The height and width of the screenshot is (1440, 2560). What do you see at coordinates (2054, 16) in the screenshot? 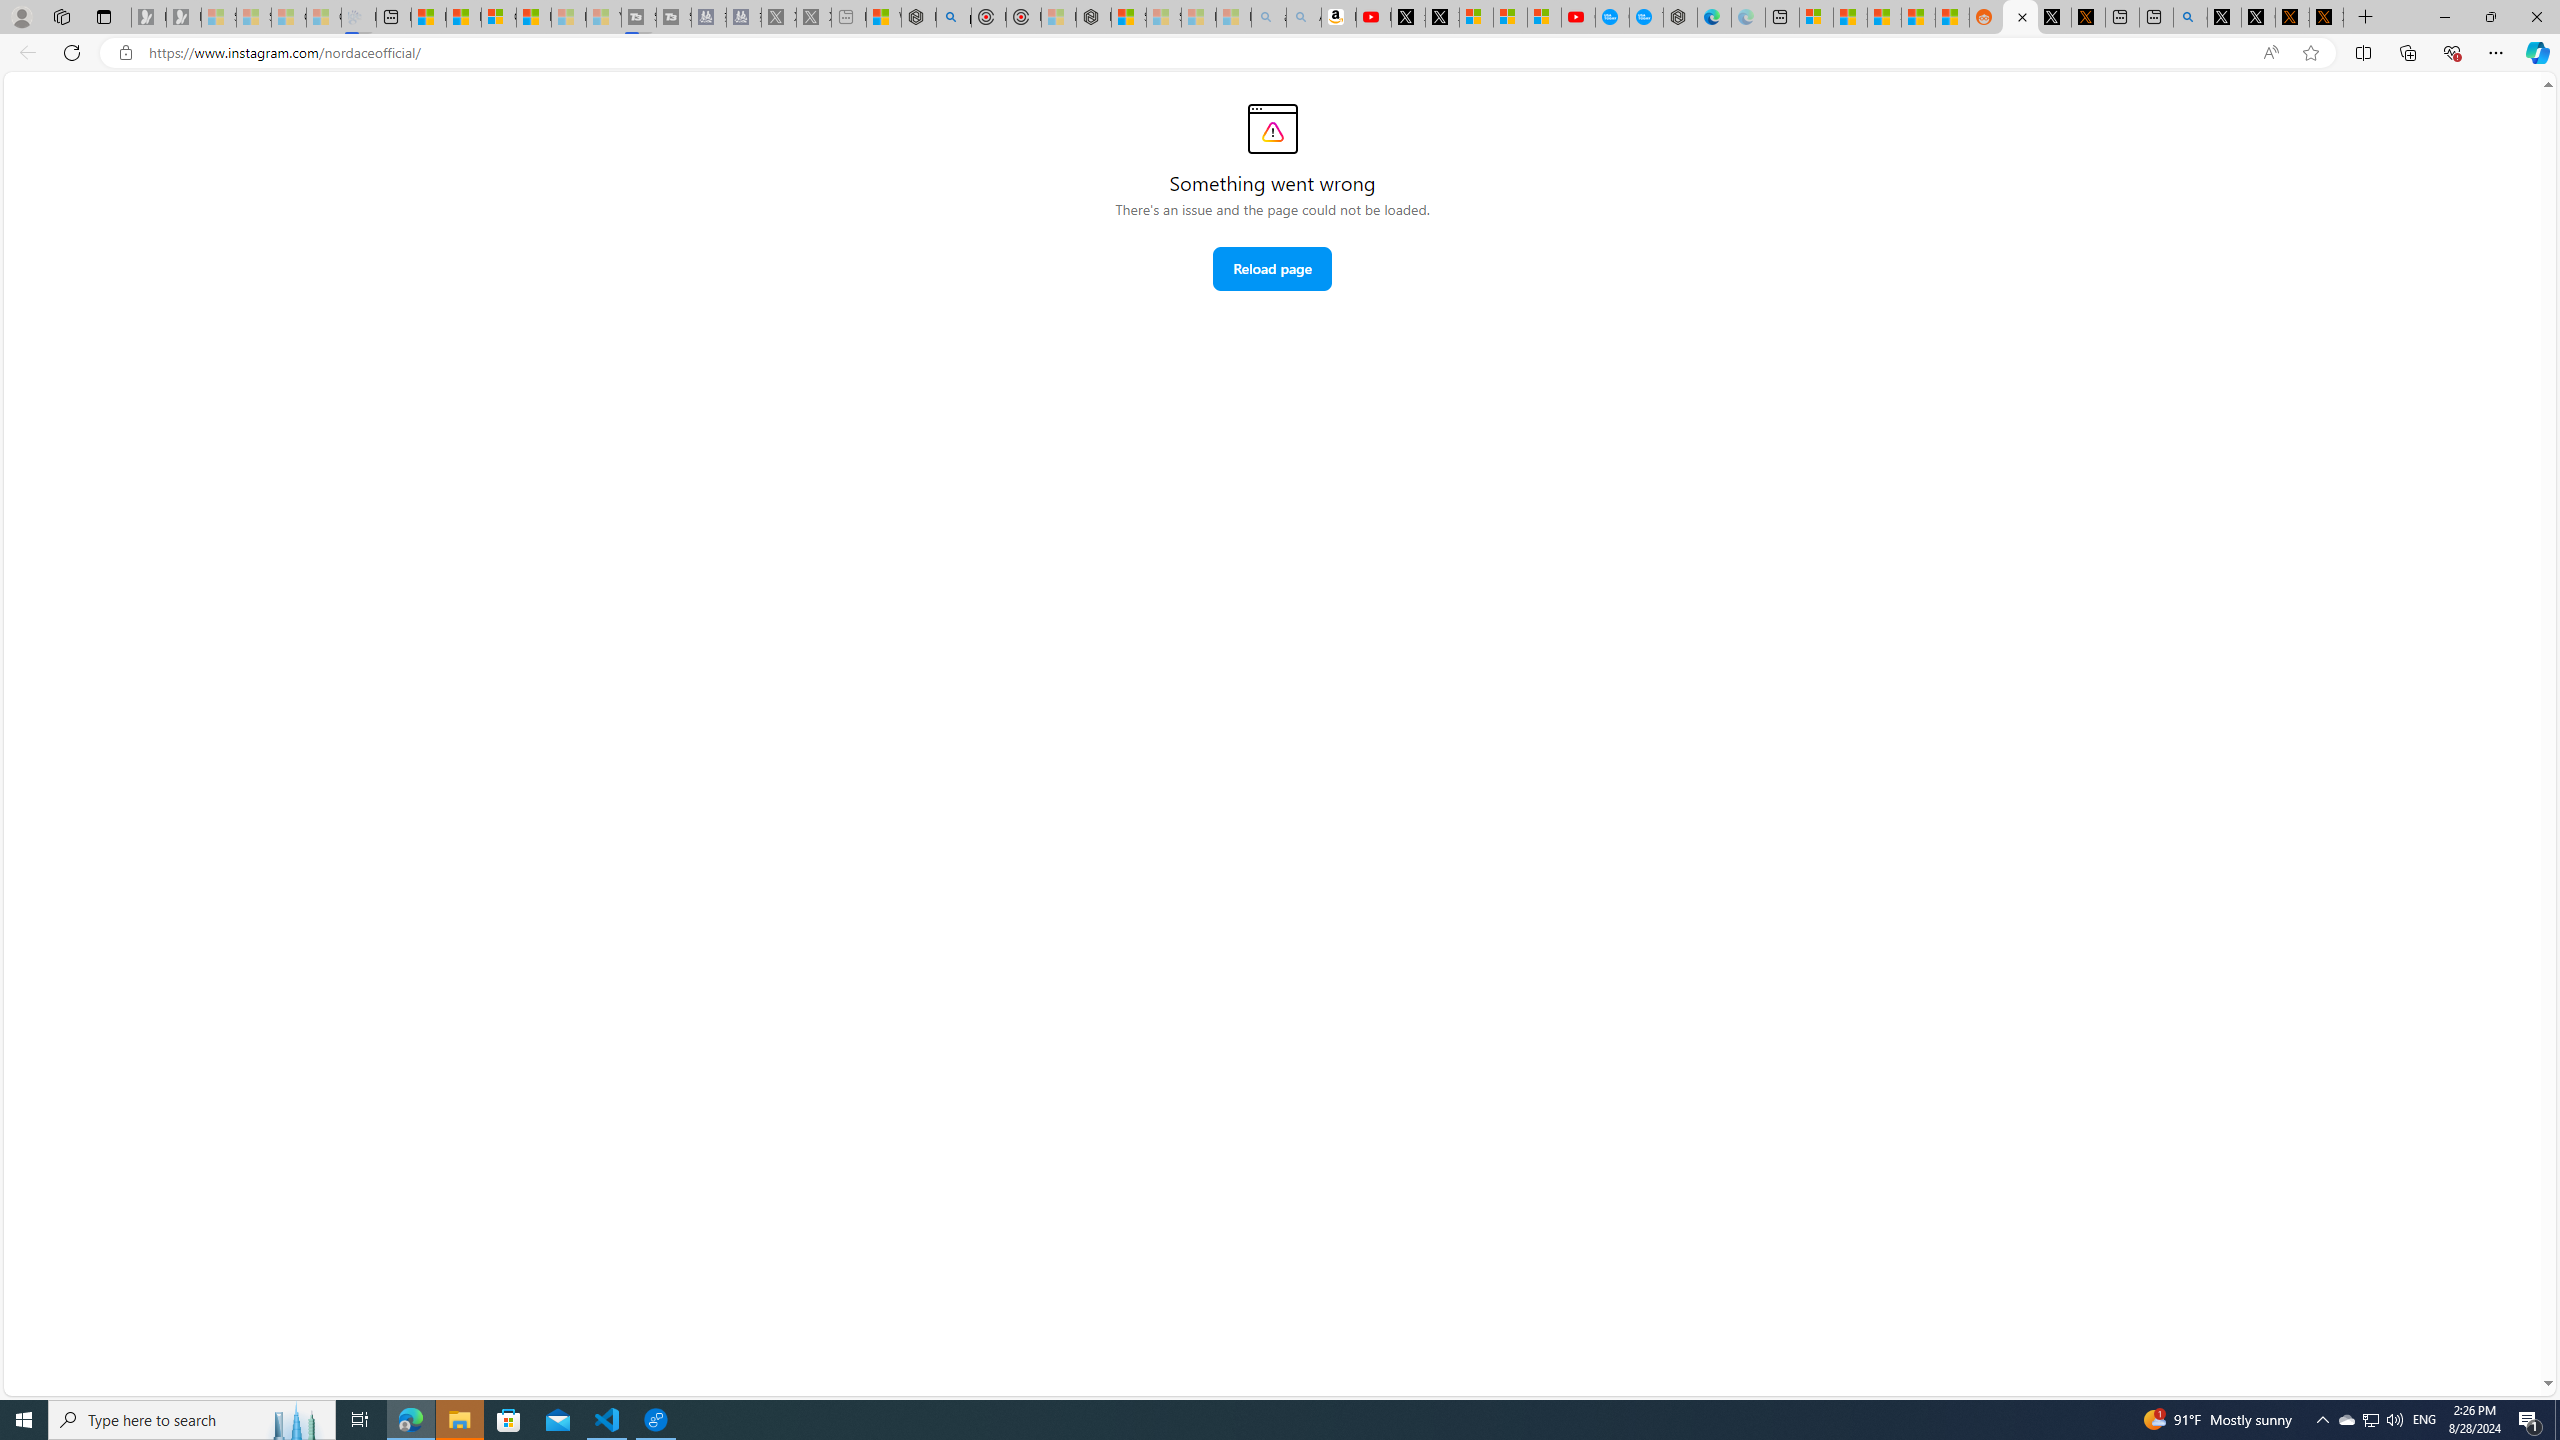
I see `'Log in to X / X'` at bounding box center [2054, 16].